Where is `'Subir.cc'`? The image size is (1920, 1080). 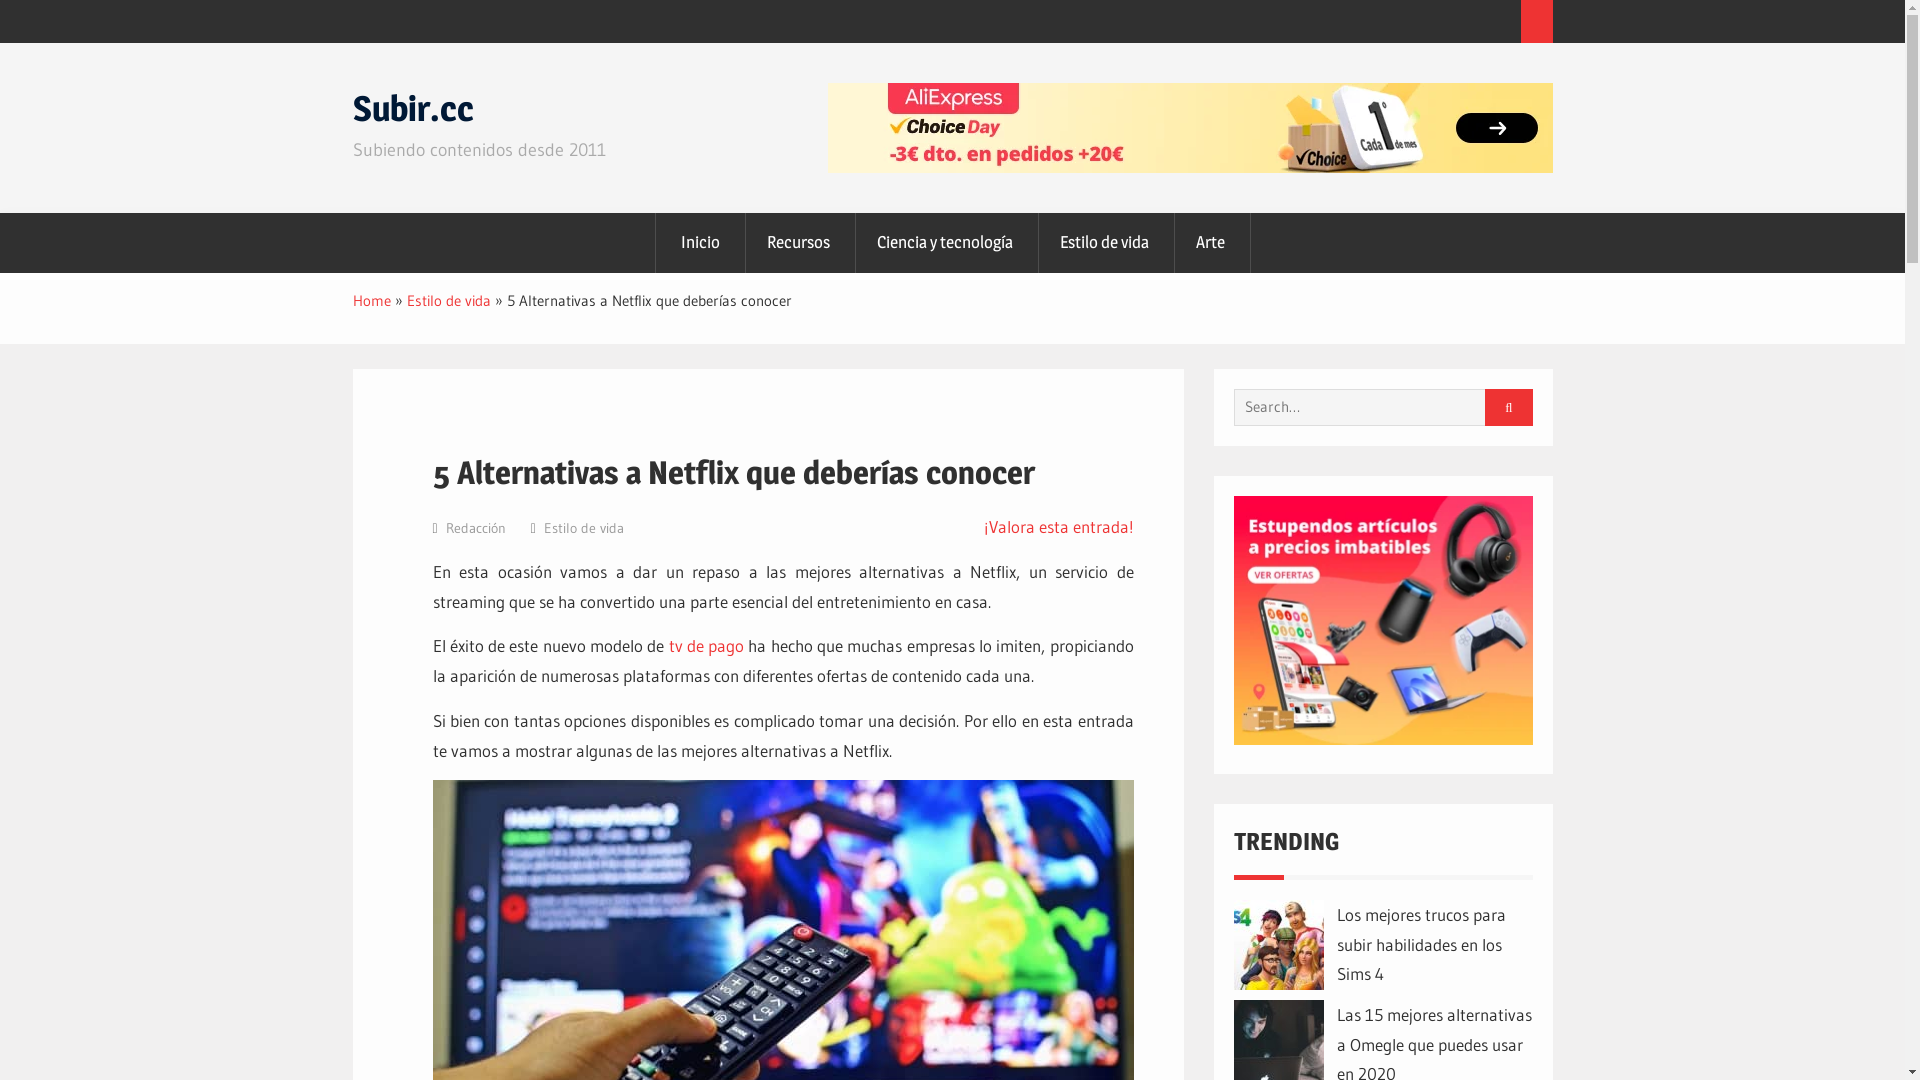
'Subir.cc' is located at coordinates (411, 108).